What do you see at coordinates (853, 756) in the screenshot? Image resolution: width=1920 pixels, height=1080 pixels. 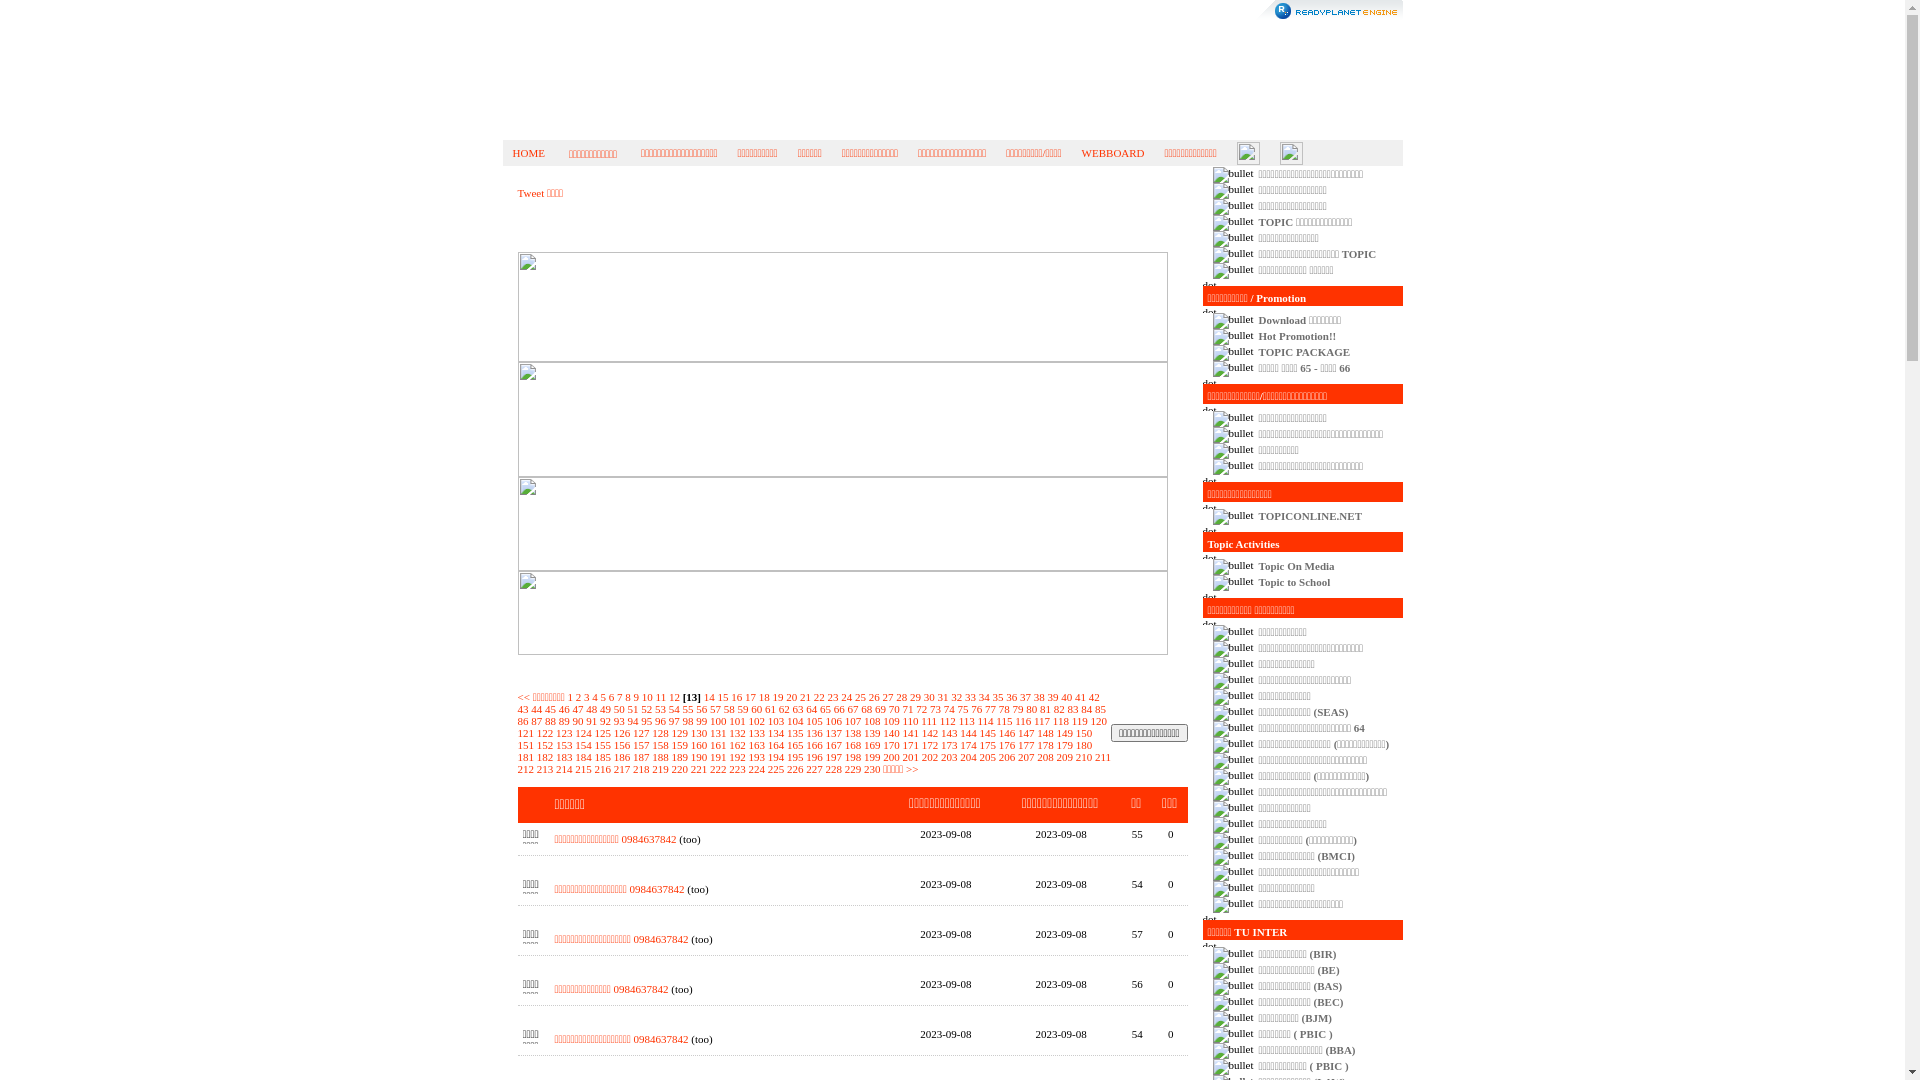 I see `'198'` at bounding box center [853, 756].